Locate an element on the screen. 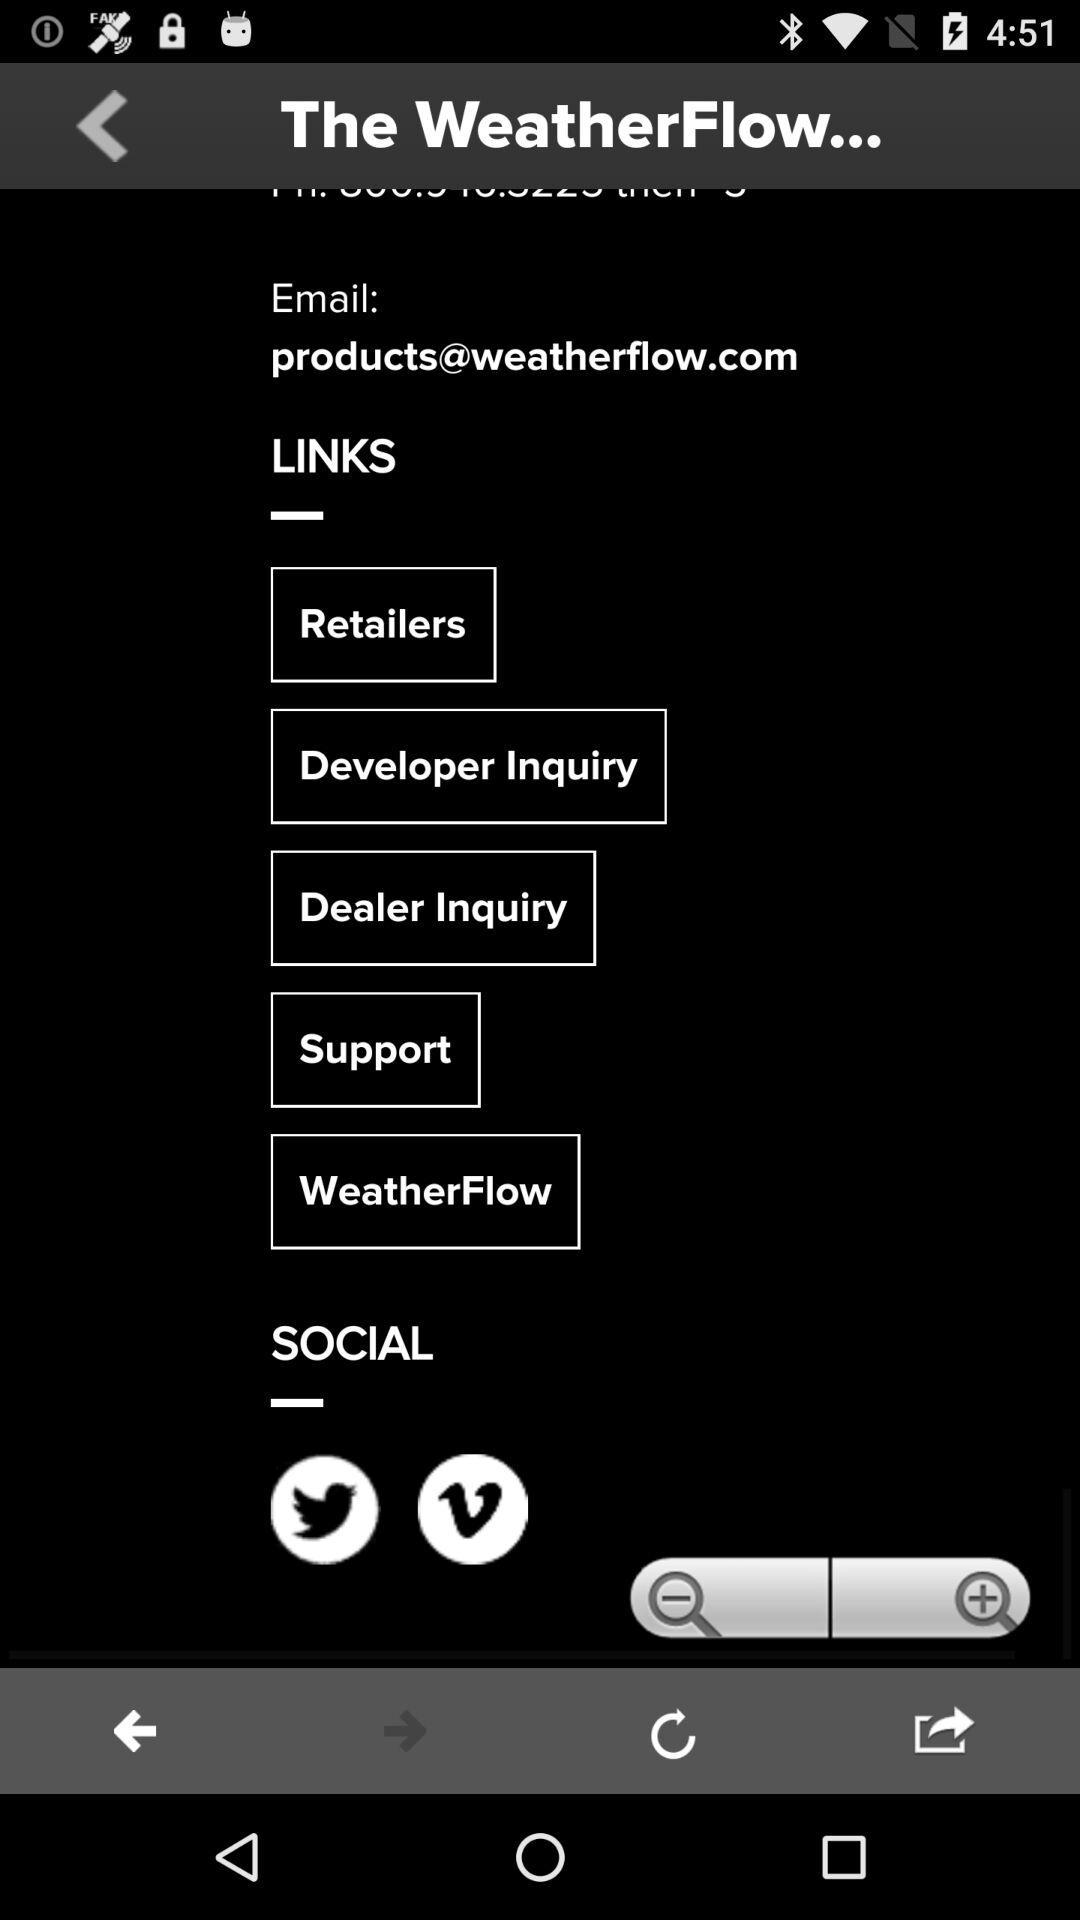 The height and width of the screenshot is (1920, 1080). previous is located at coordinates (101, 124).